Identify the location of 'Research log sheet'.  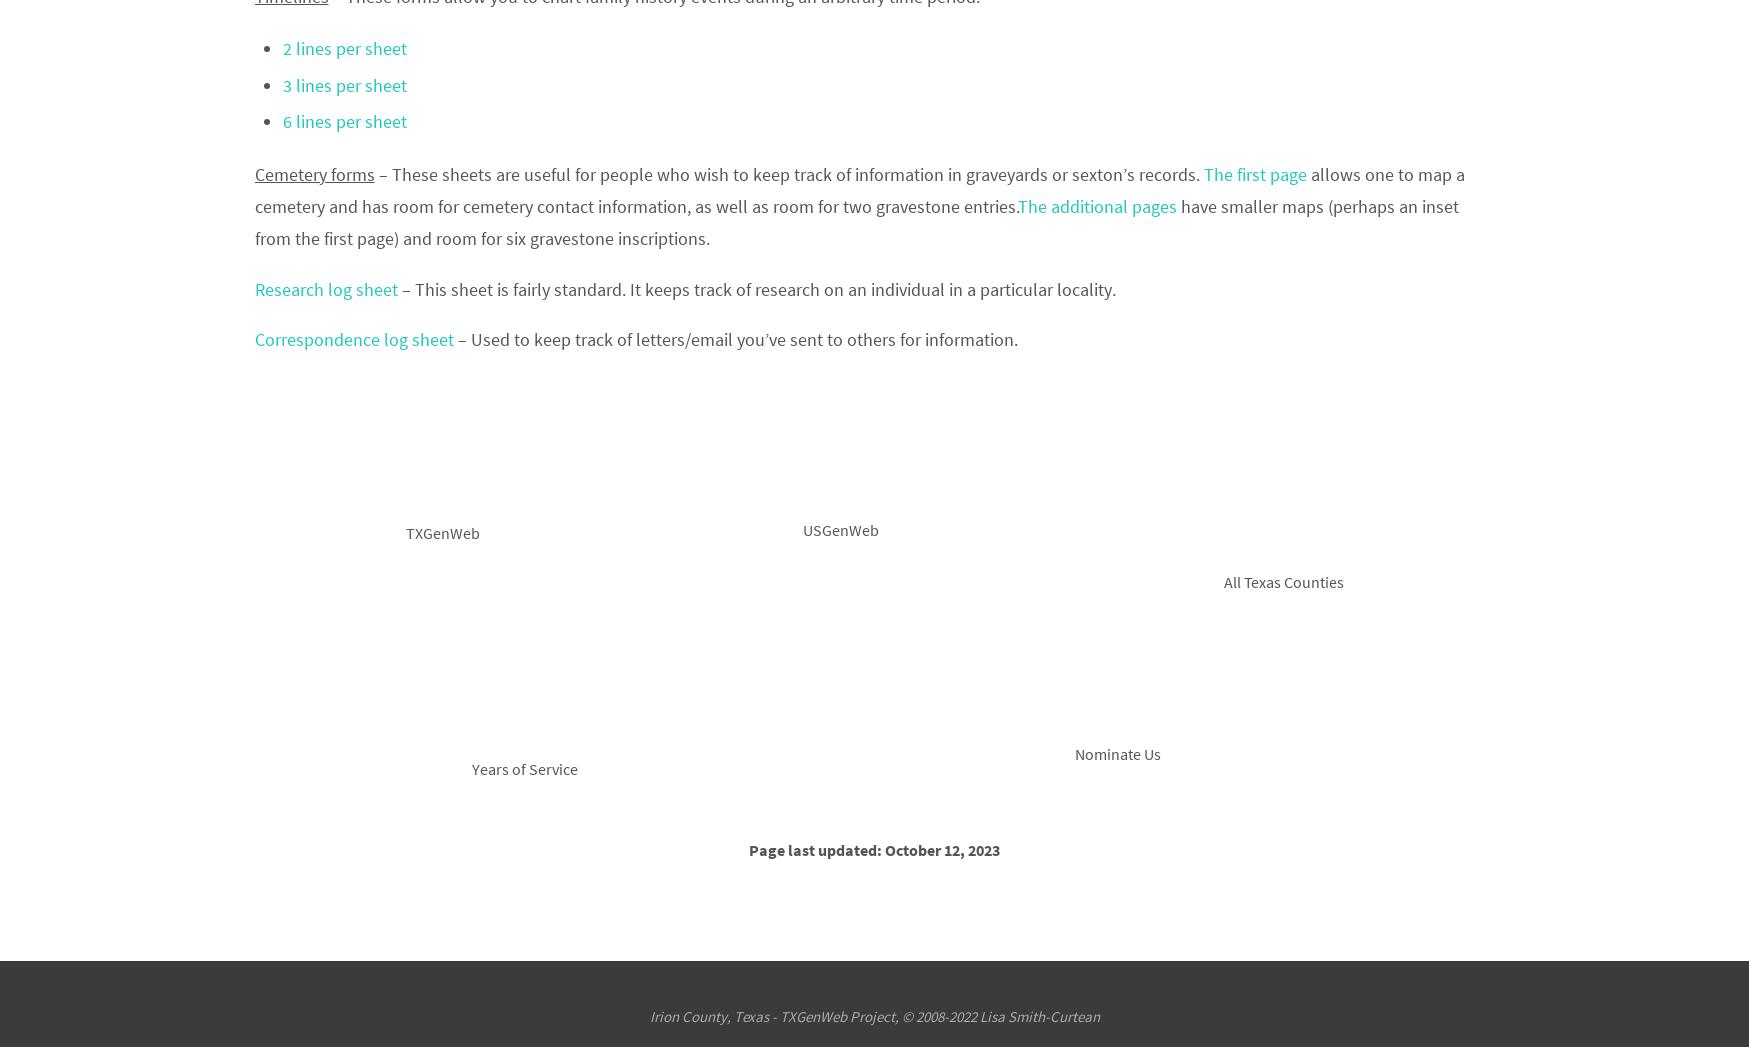
(326, 287).